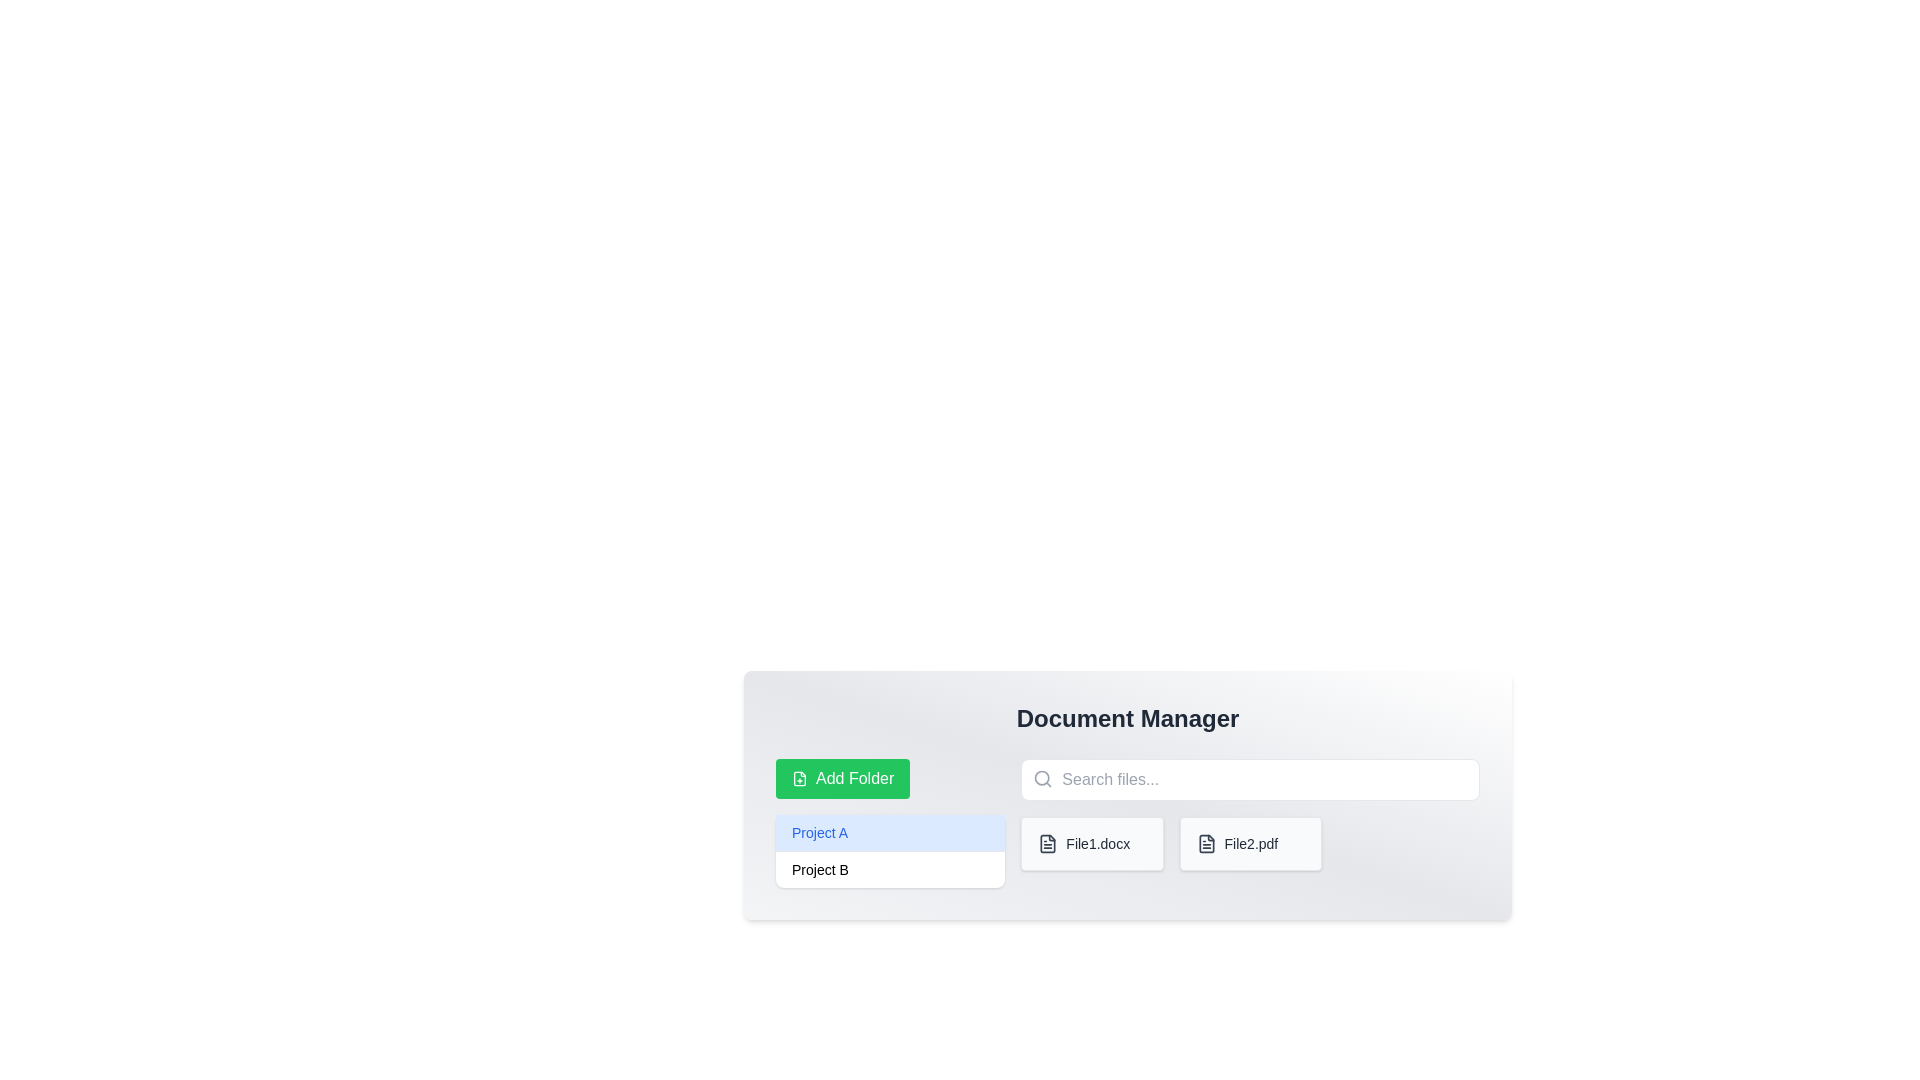 Image resolution: width=1920 pixels, height=1080 pixels. Describe the element at coordinates (1249, 778) in the screenshot. I see `the text input field with rounded corners and a placeholder 'Search files...'` at that location.